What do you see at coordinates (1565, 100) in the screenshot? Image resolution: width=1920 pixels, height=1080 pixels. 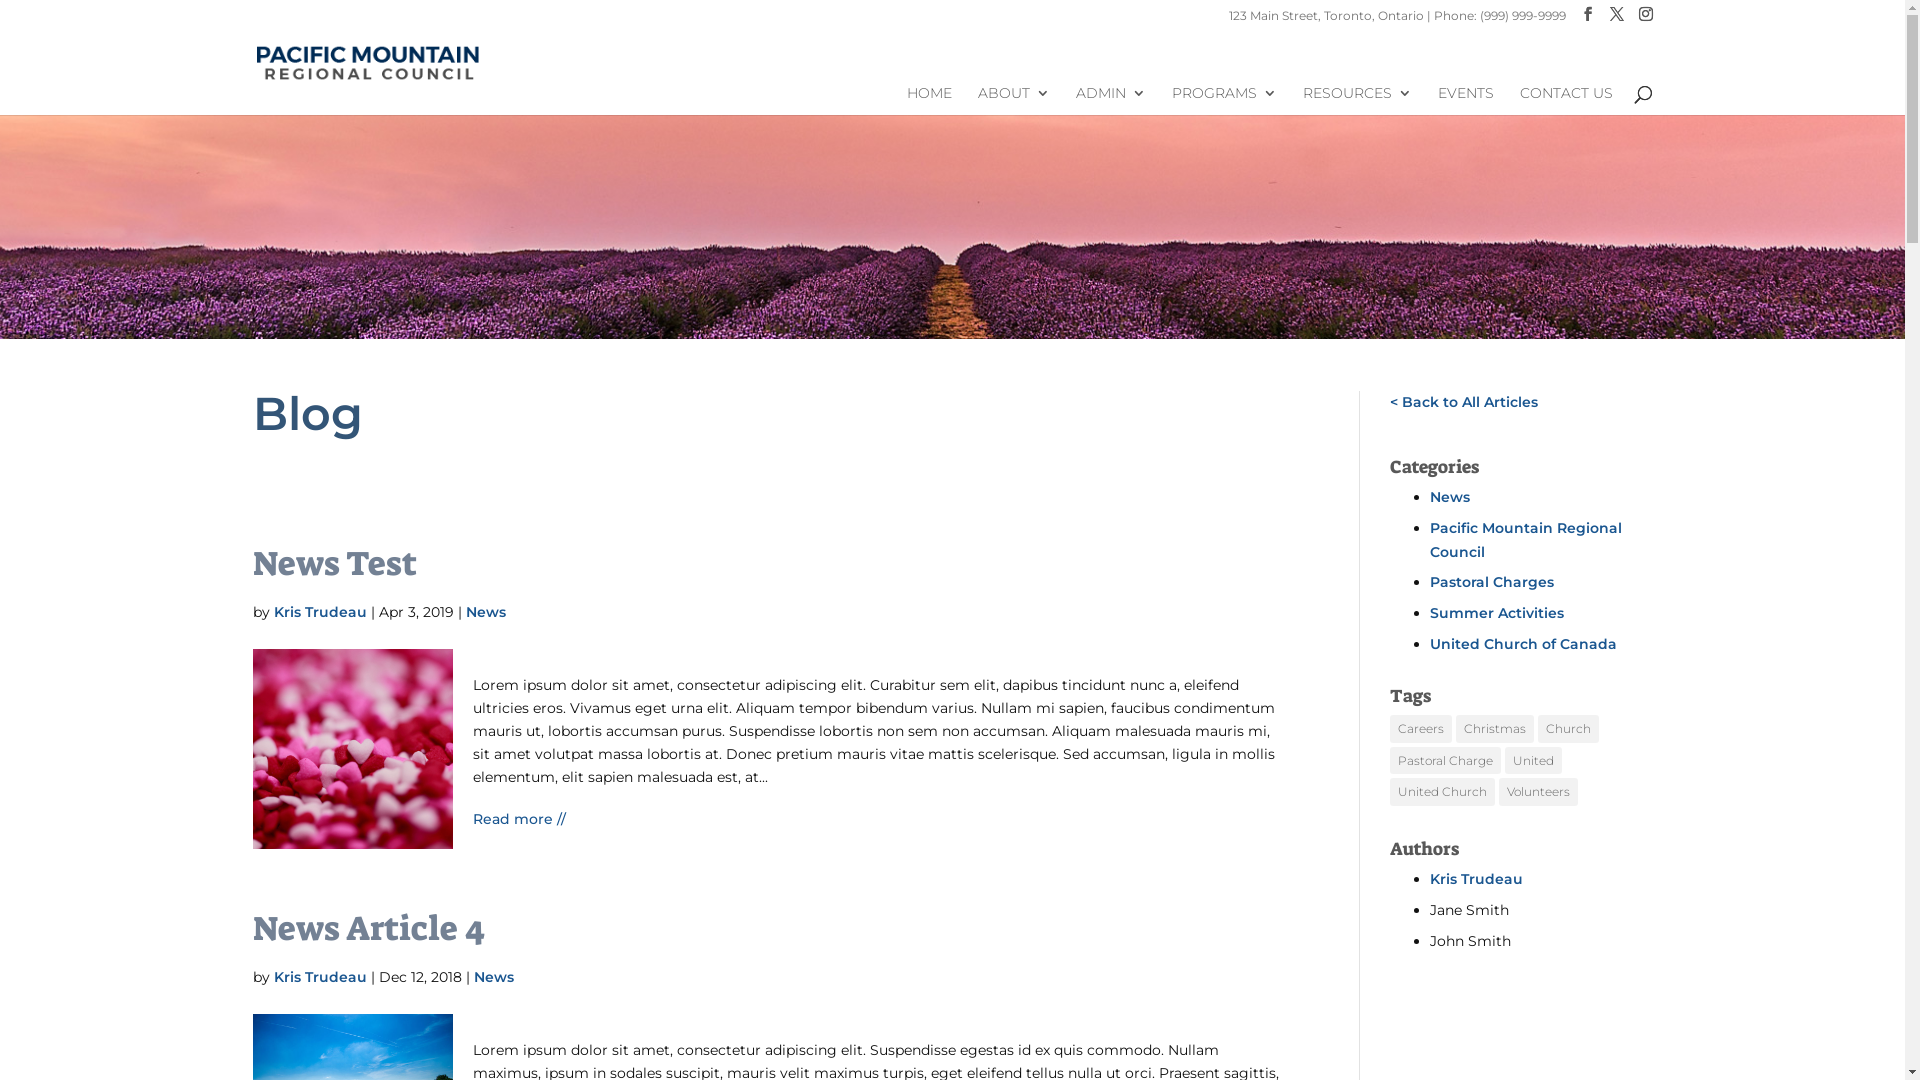 I see `'CONTACT US'` at bounding box center [1565, 100].